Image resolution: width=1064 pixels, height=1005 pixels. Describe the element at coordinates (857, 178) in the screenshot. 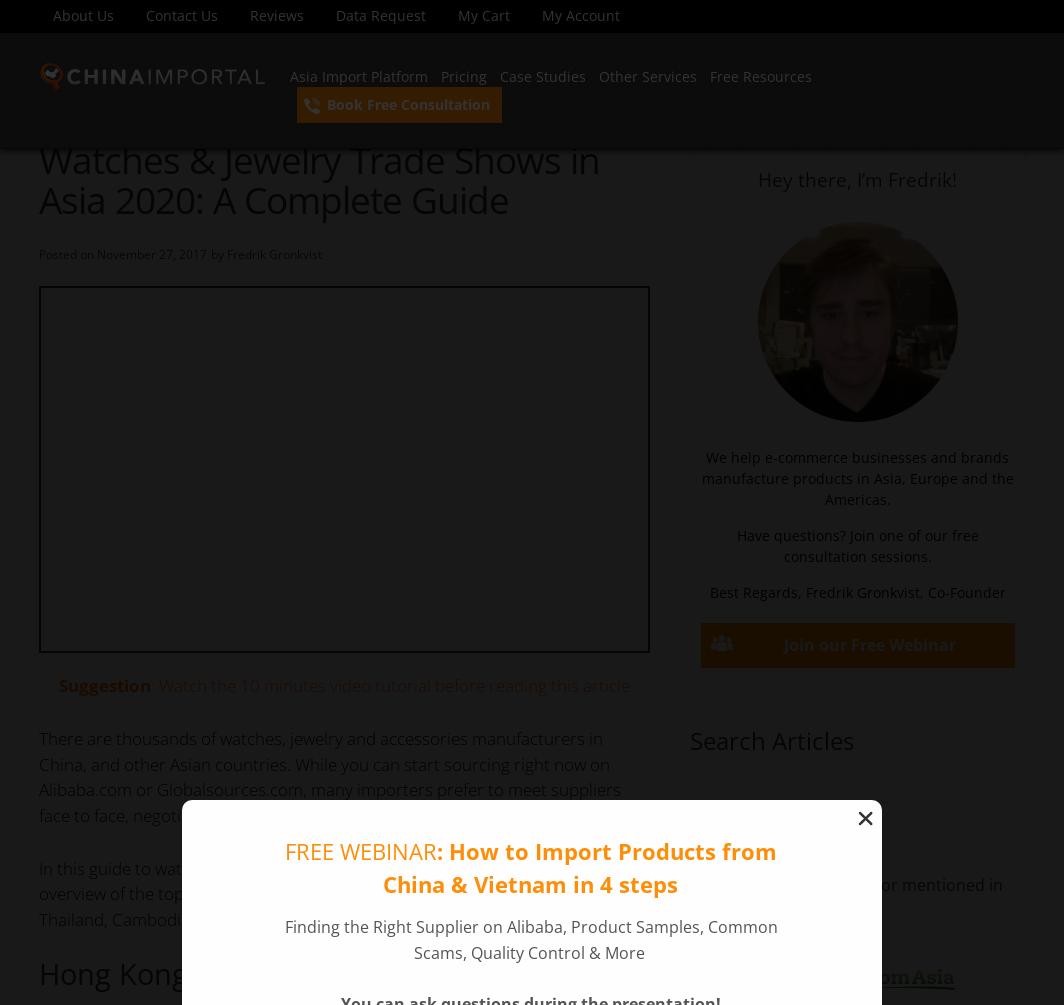

I see `'Hey there, I’m Fredrik!'` at that location.